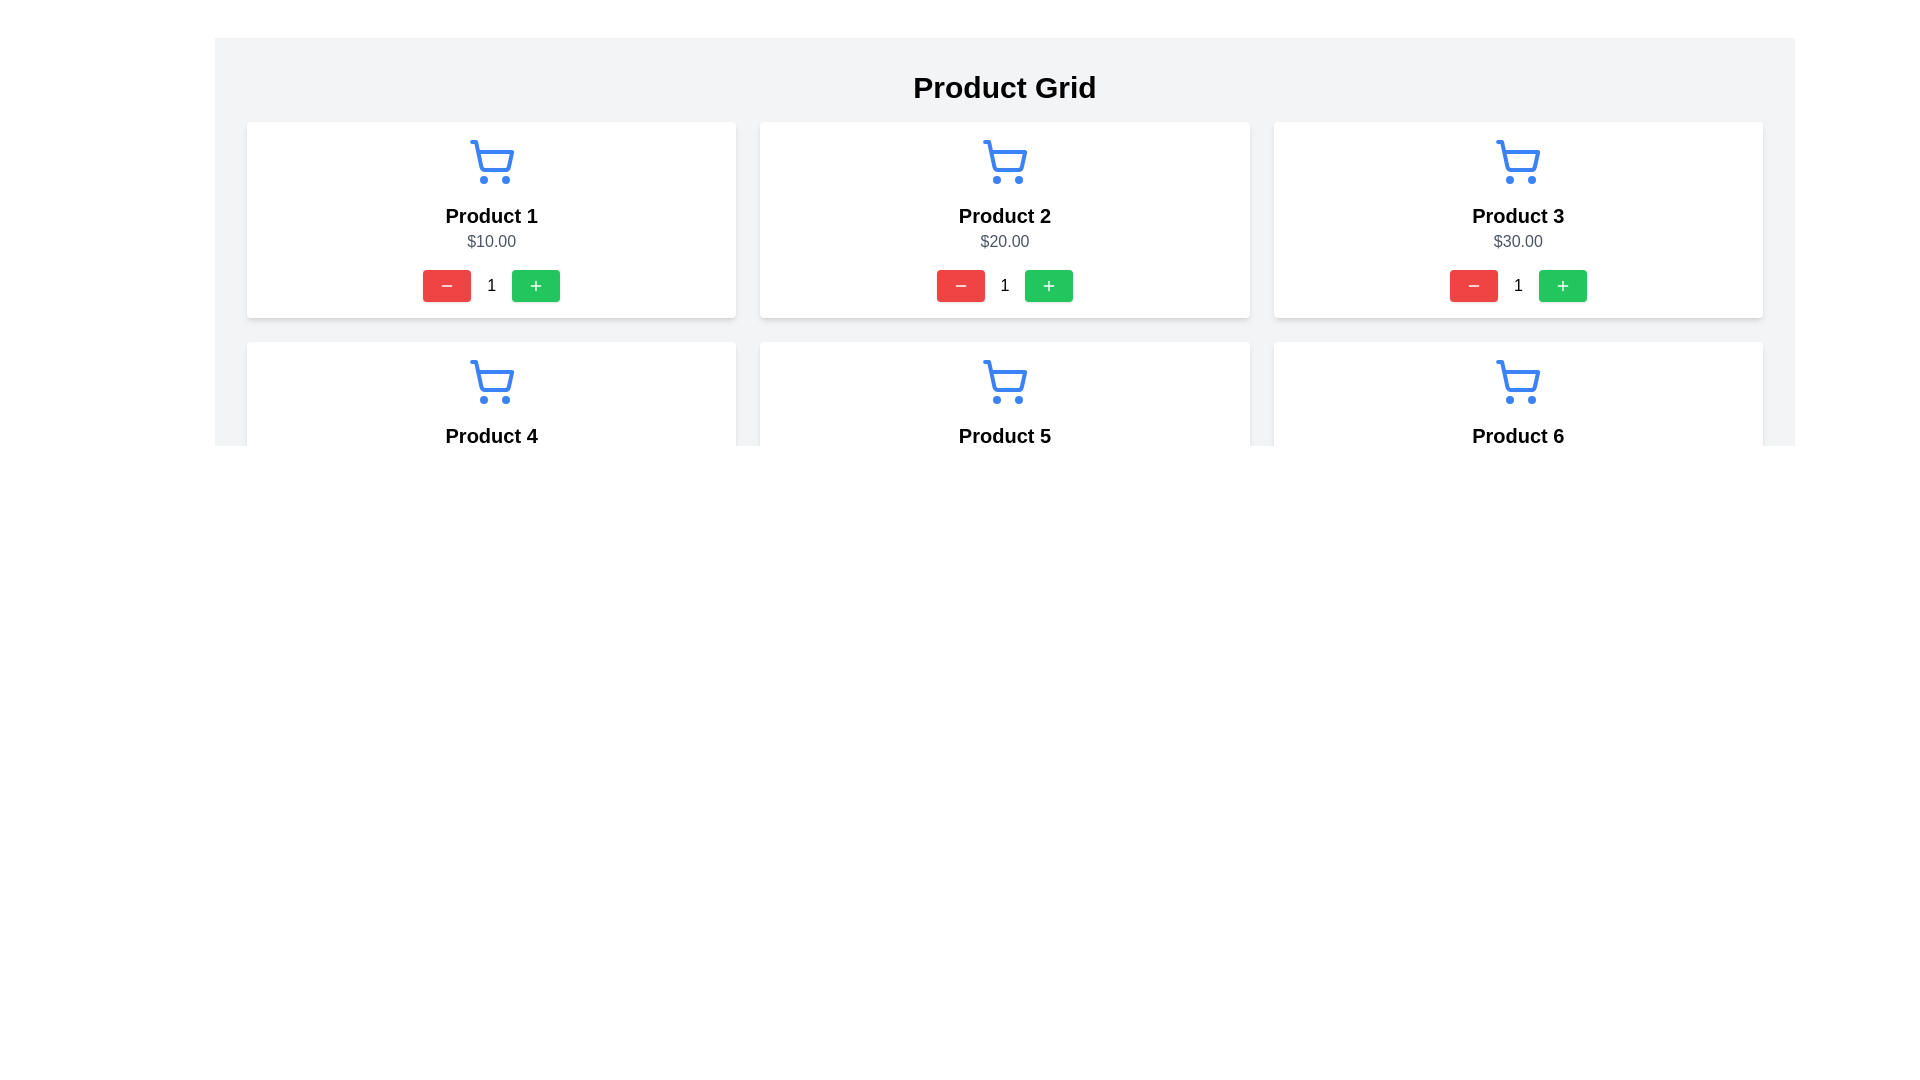 The image size is (1920, 1080). Describe the element at coordinates (1518, 155) in the screenshot. I see `the shopping cart icon located in the first row and third column of the grid layout, above the text 'Product 3'` at that location.